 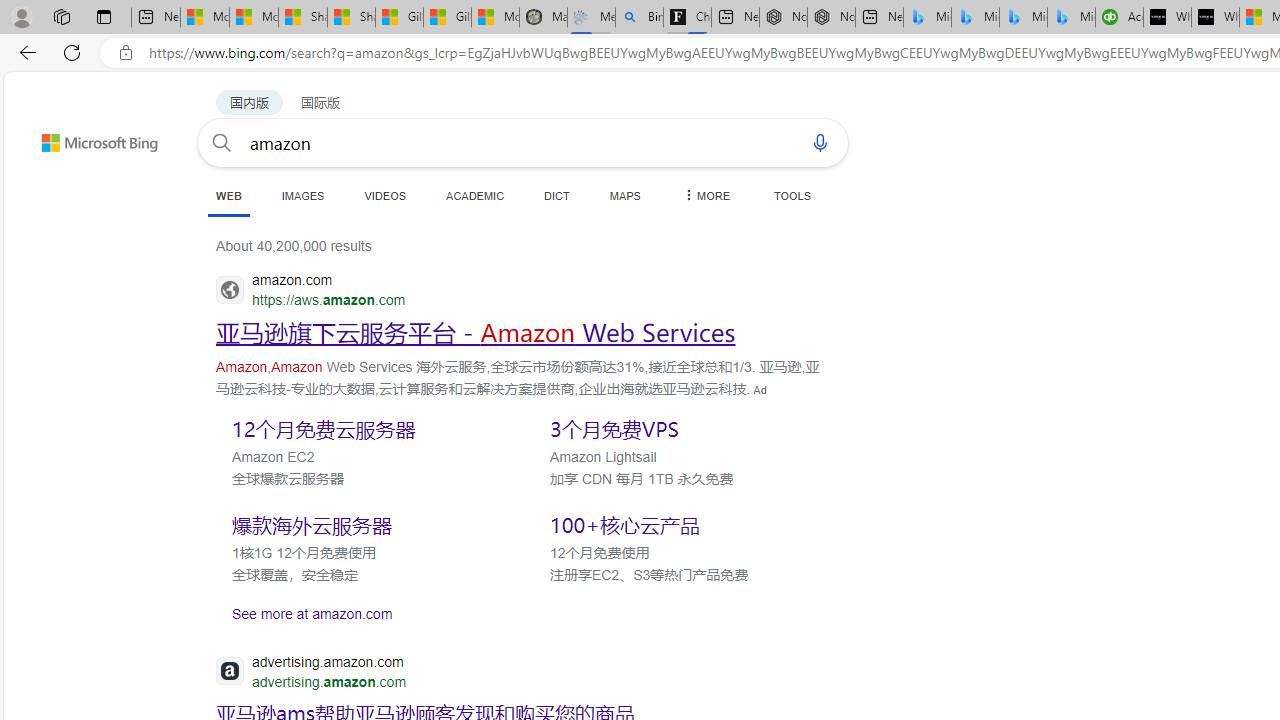 What do you see at coordinates (557, 195) in the screenshot?
I see `'DICT'` at bounding box center [557, 195].